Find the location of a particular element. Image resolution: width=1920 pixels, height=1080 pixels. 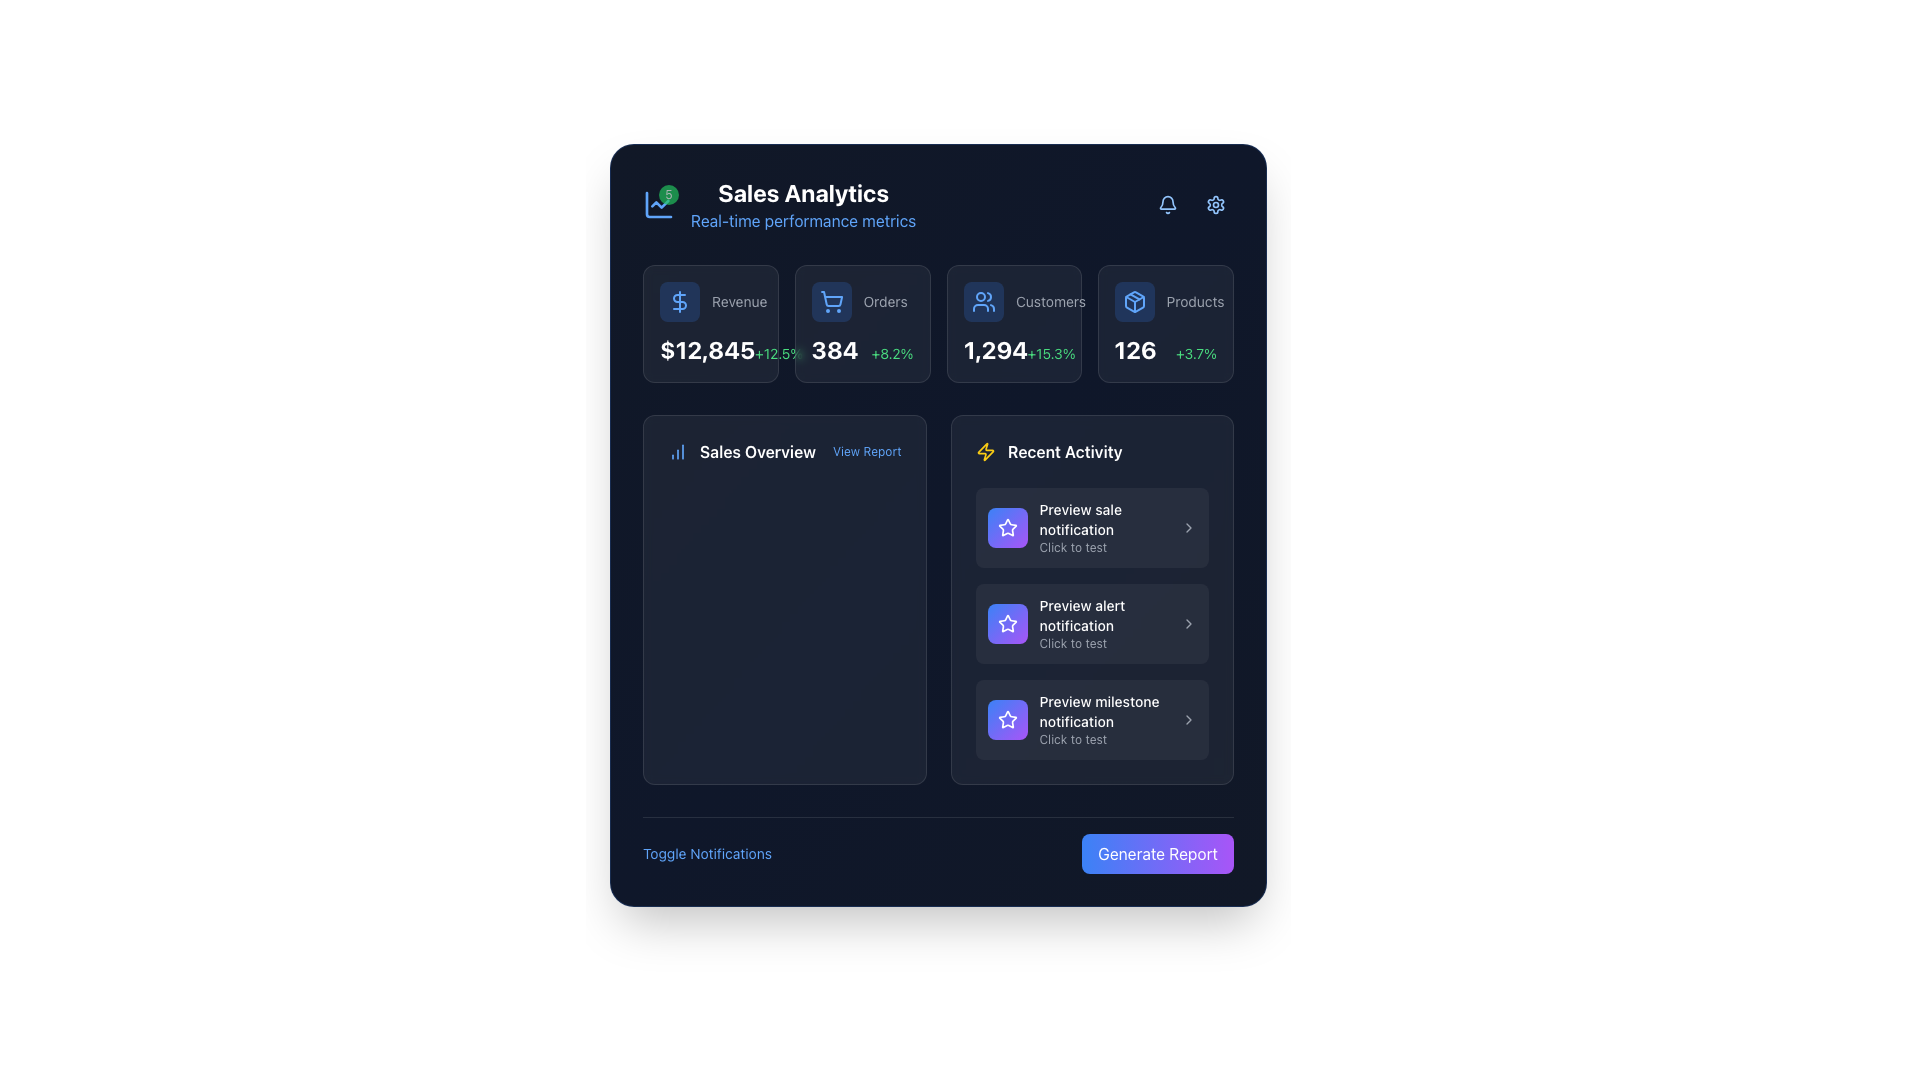

the Icon Button with a white star icon located in the second item of the 'Recent Activity' section, positioned to the left of the 'Preview alert notification' text, if interactive action is enabled is located at coordinates (1007, 623).